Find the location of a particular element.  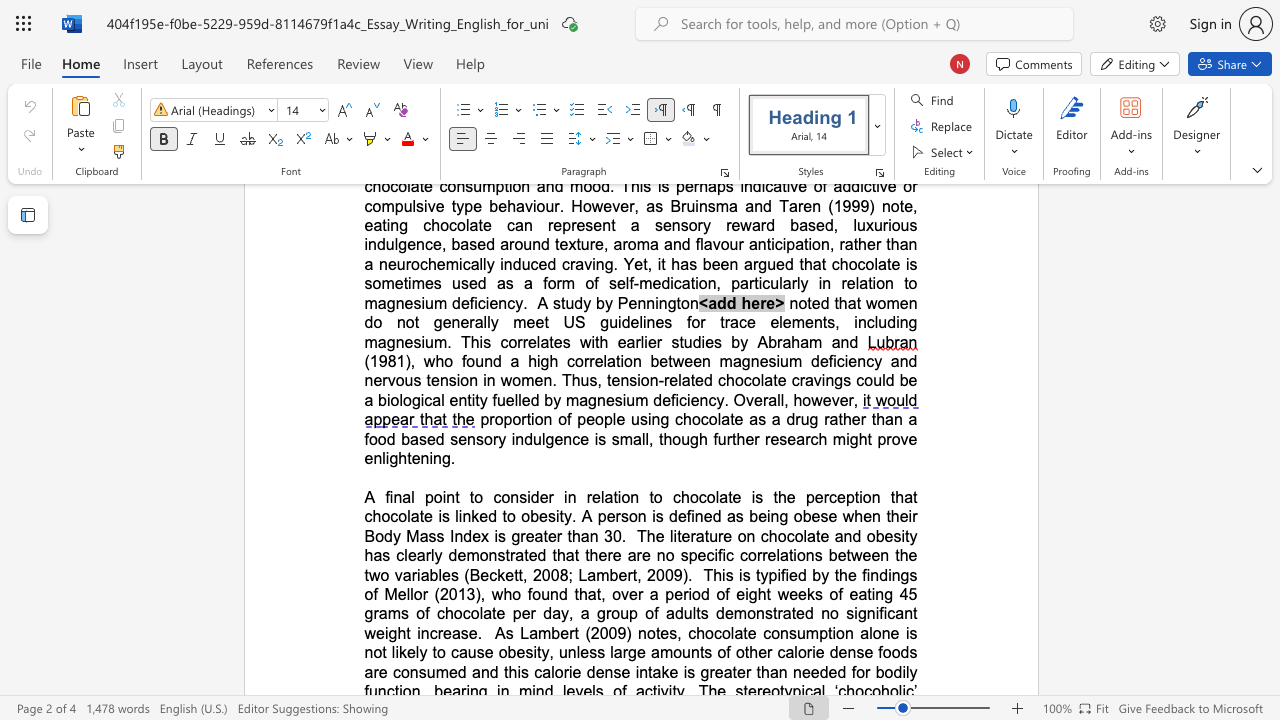

the subset text "ho found that, over a period of eight weeks of eating 45 grams of chocolate p" within the text "This is typified by the findings of Mellor (2013), who found that, over a period of eight weeks of eating 45 grams of chocolate per day, a group of adults" is located at coordinates (503, 593).